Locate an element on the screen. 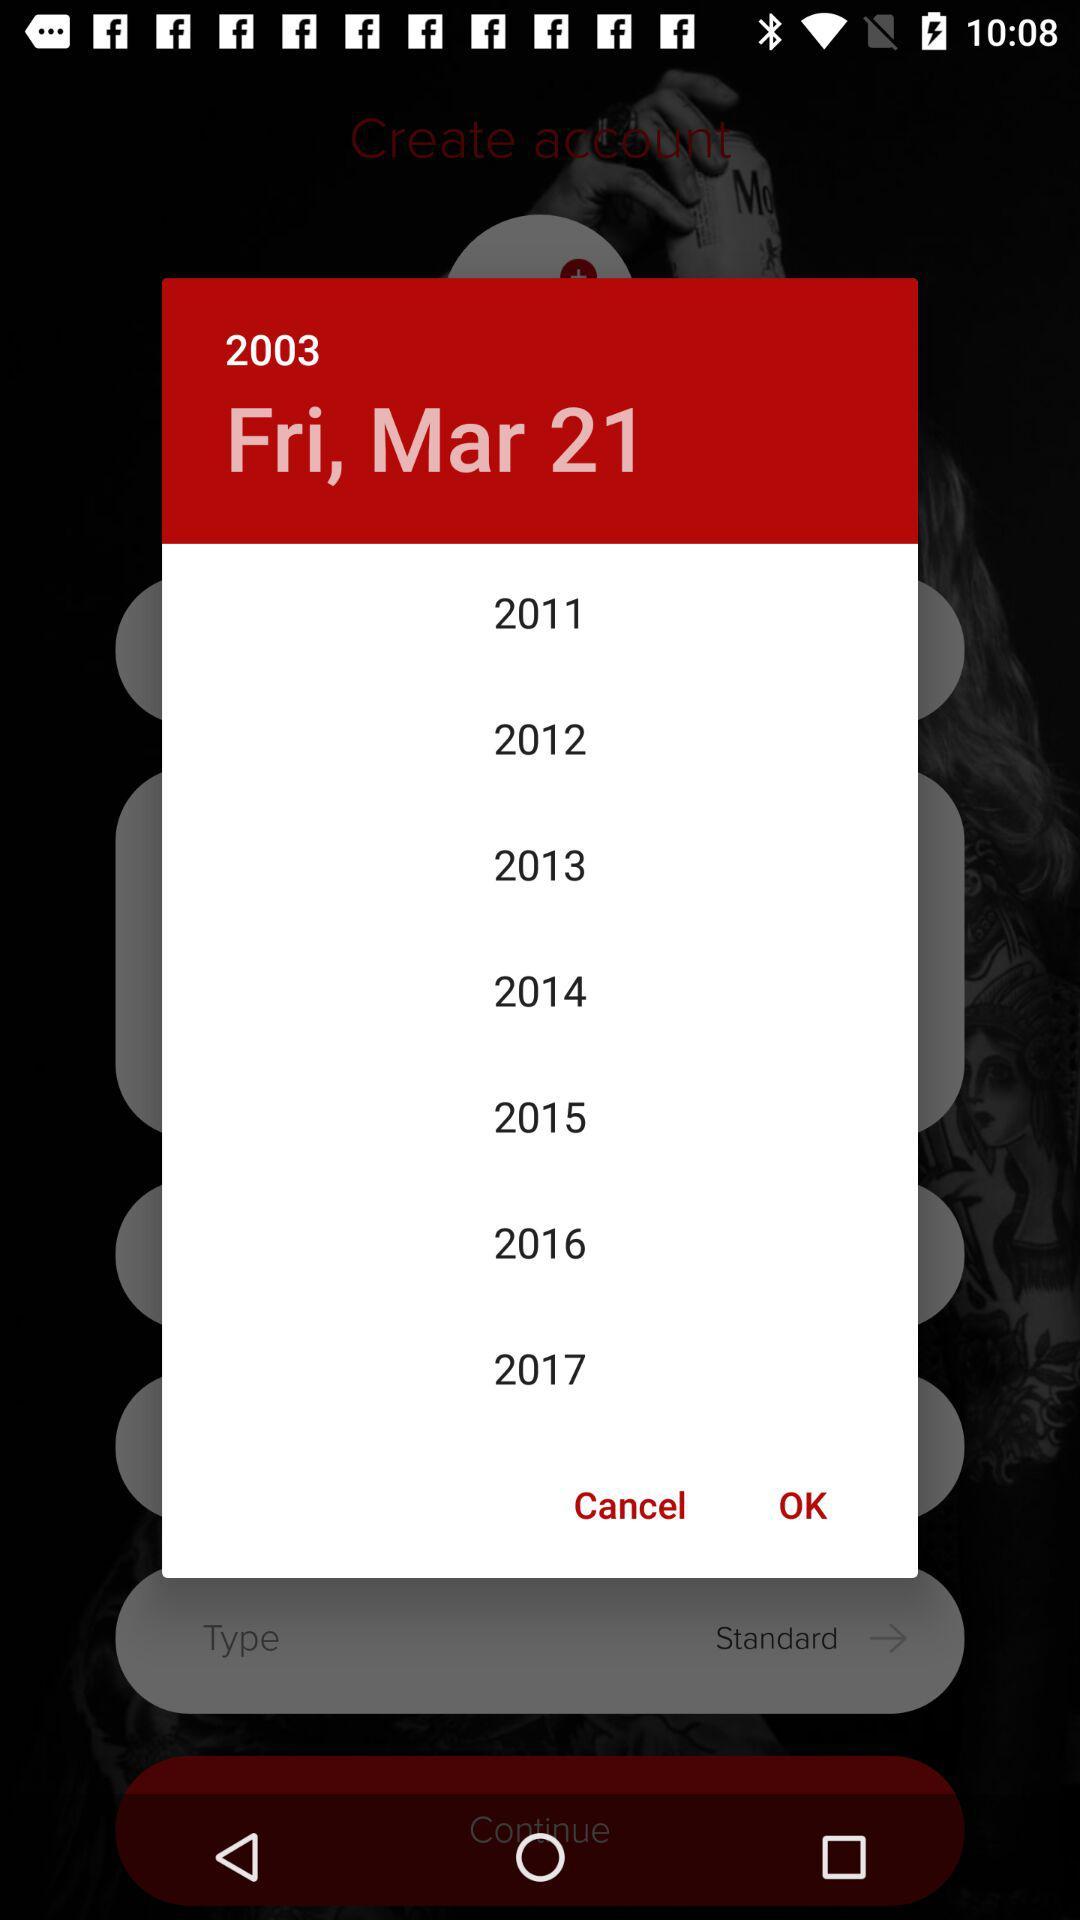 The width and height of the screenshot is (1080, 1920). cancel item is located at coordinates (630, 1504).